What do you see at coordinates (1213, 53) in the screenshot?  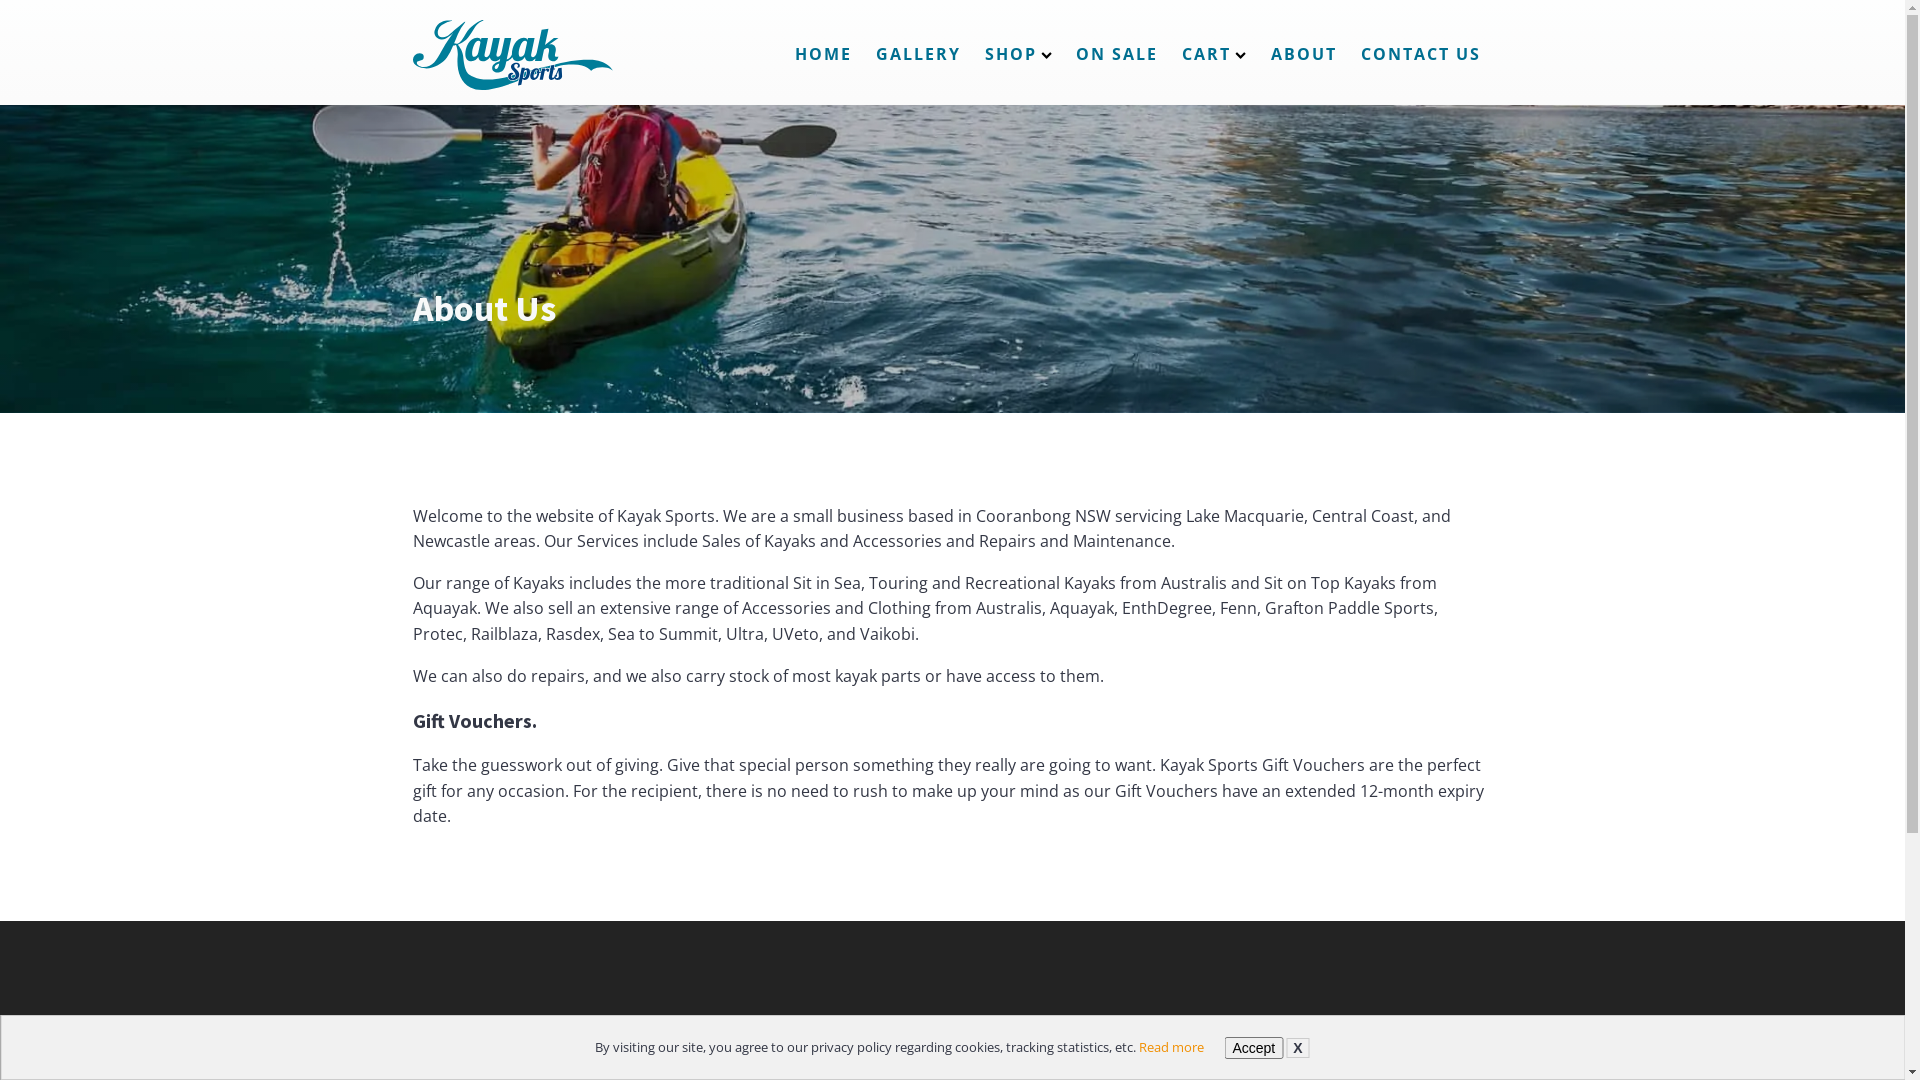 I see `'CART'` at bounding box center [1213, 53].